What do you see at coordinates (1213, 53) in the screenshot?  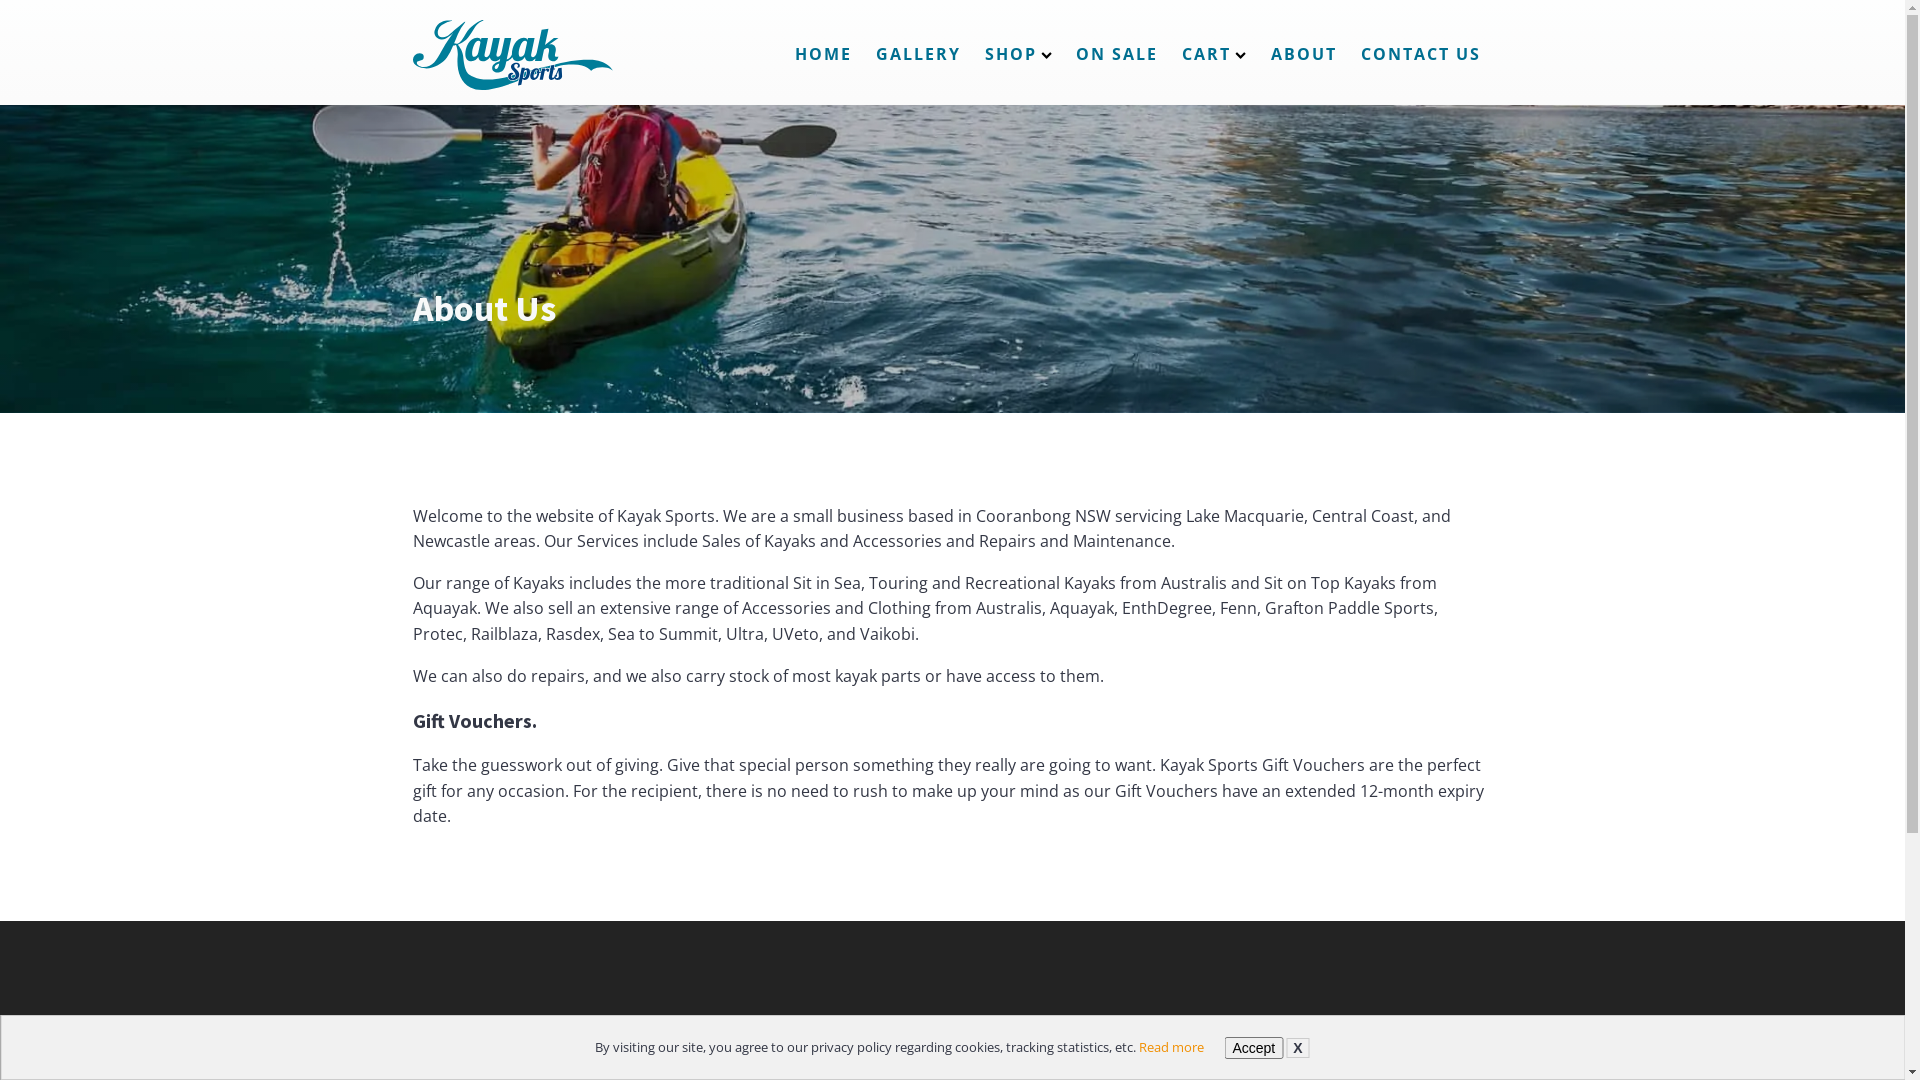 I see `'CART'` at bounding box center [1213, 53].